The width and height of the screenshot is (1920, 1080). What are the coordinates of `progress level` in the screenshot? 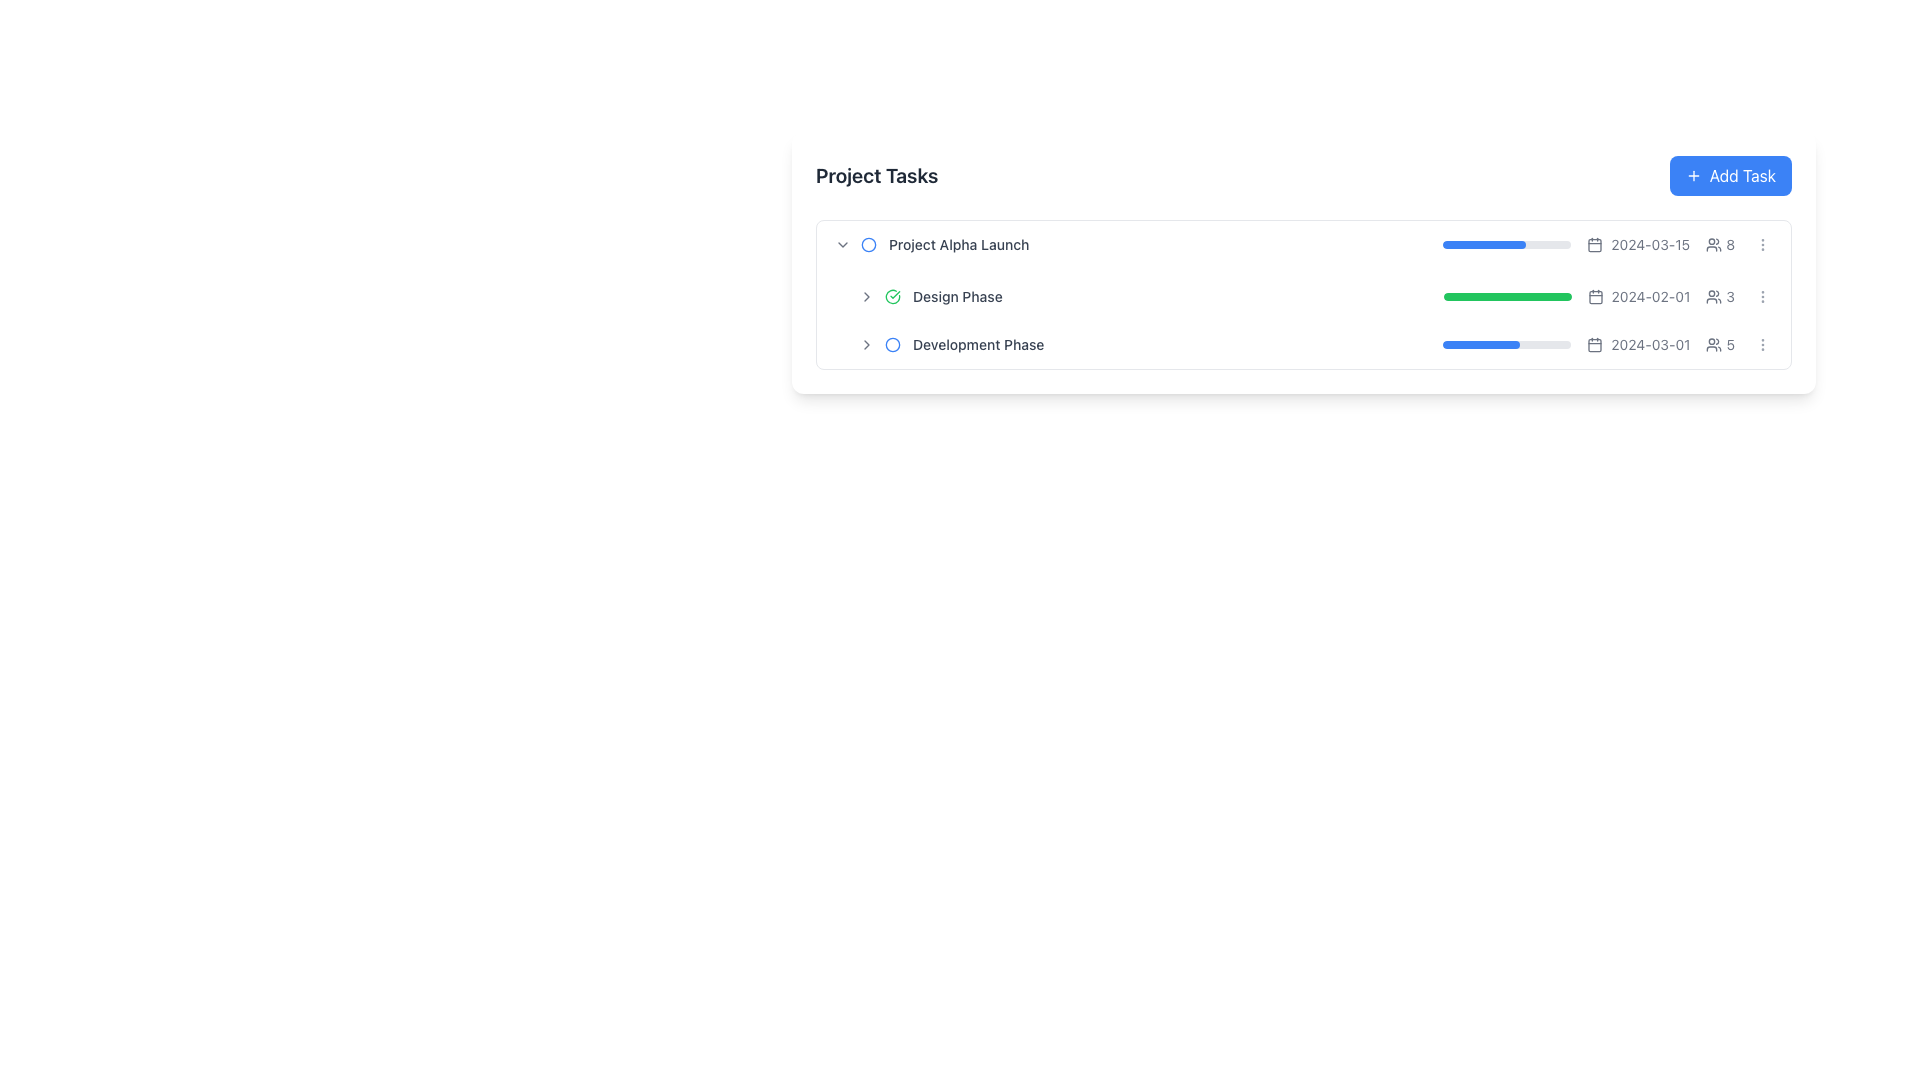 It's located at (1484, 297).